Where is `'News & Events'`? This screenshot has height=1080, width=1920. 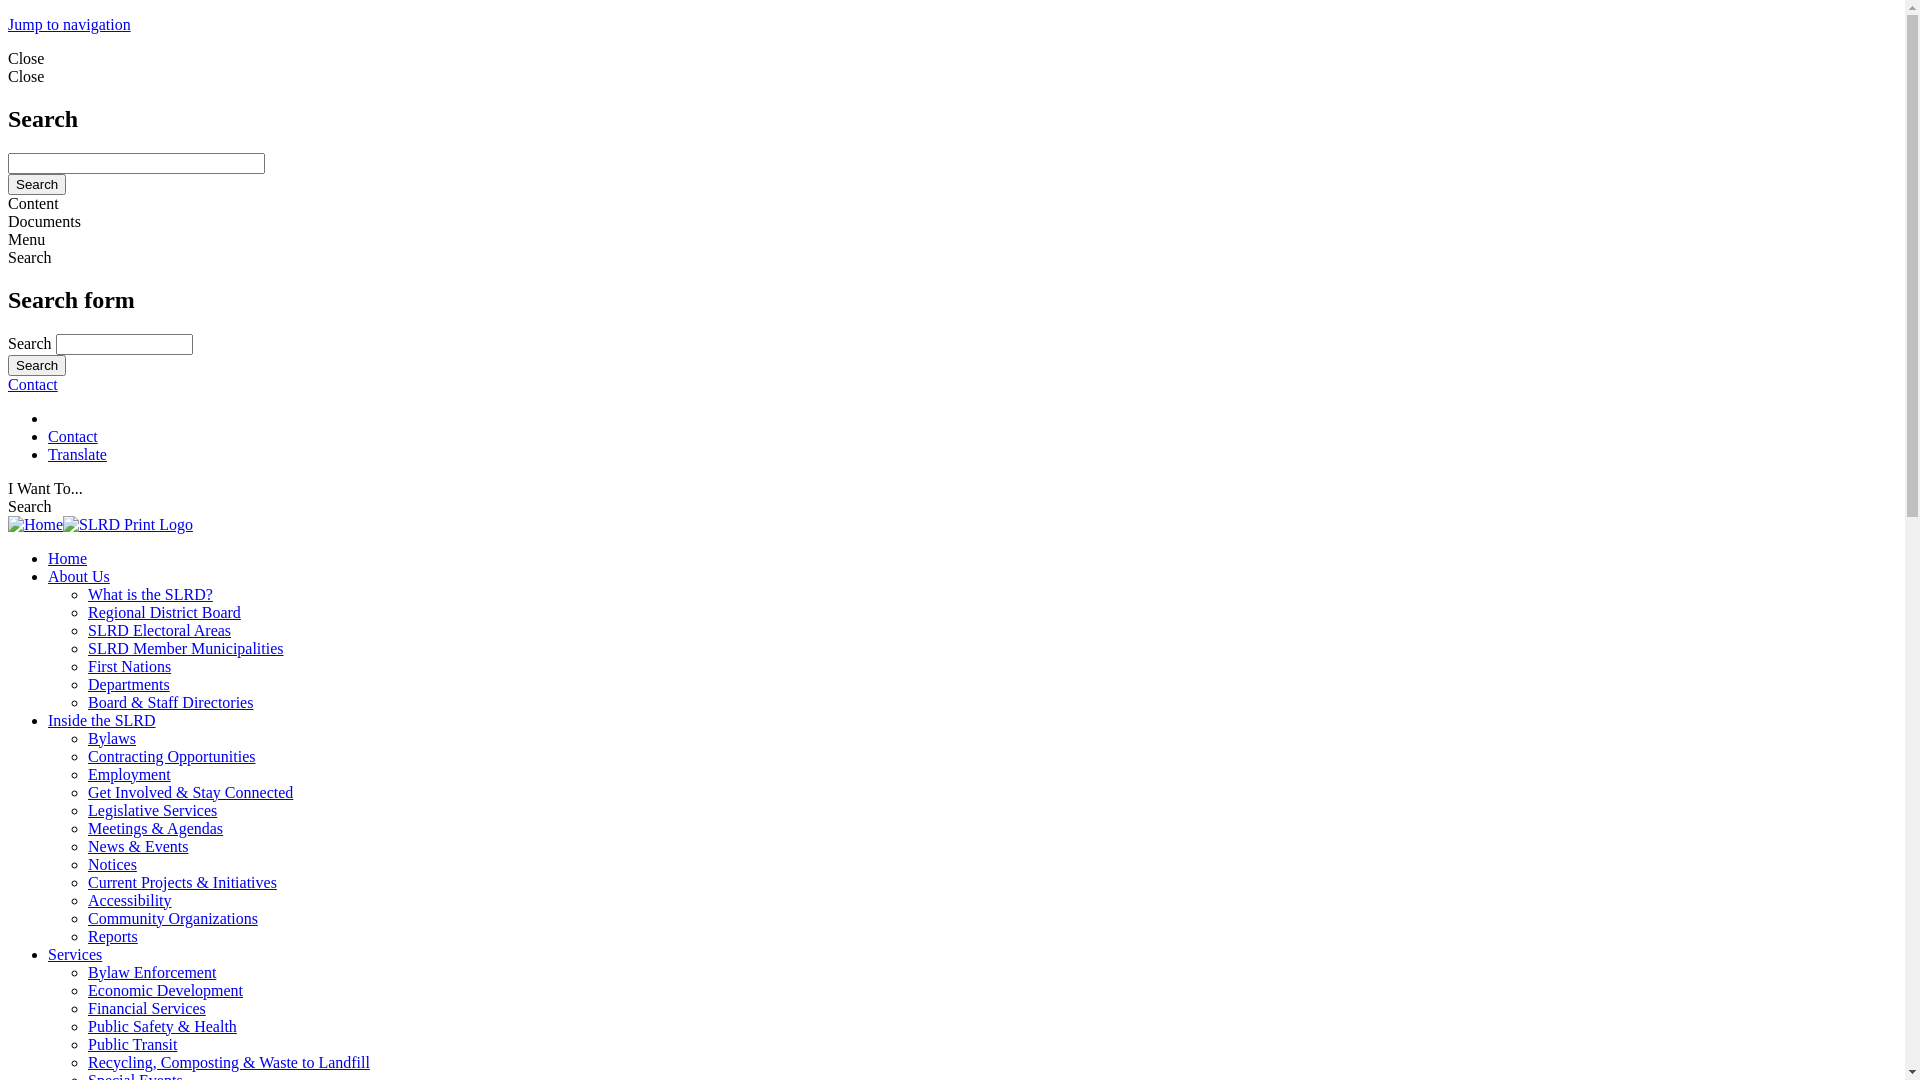 'News & Events' is located at coordinates (137, 846).